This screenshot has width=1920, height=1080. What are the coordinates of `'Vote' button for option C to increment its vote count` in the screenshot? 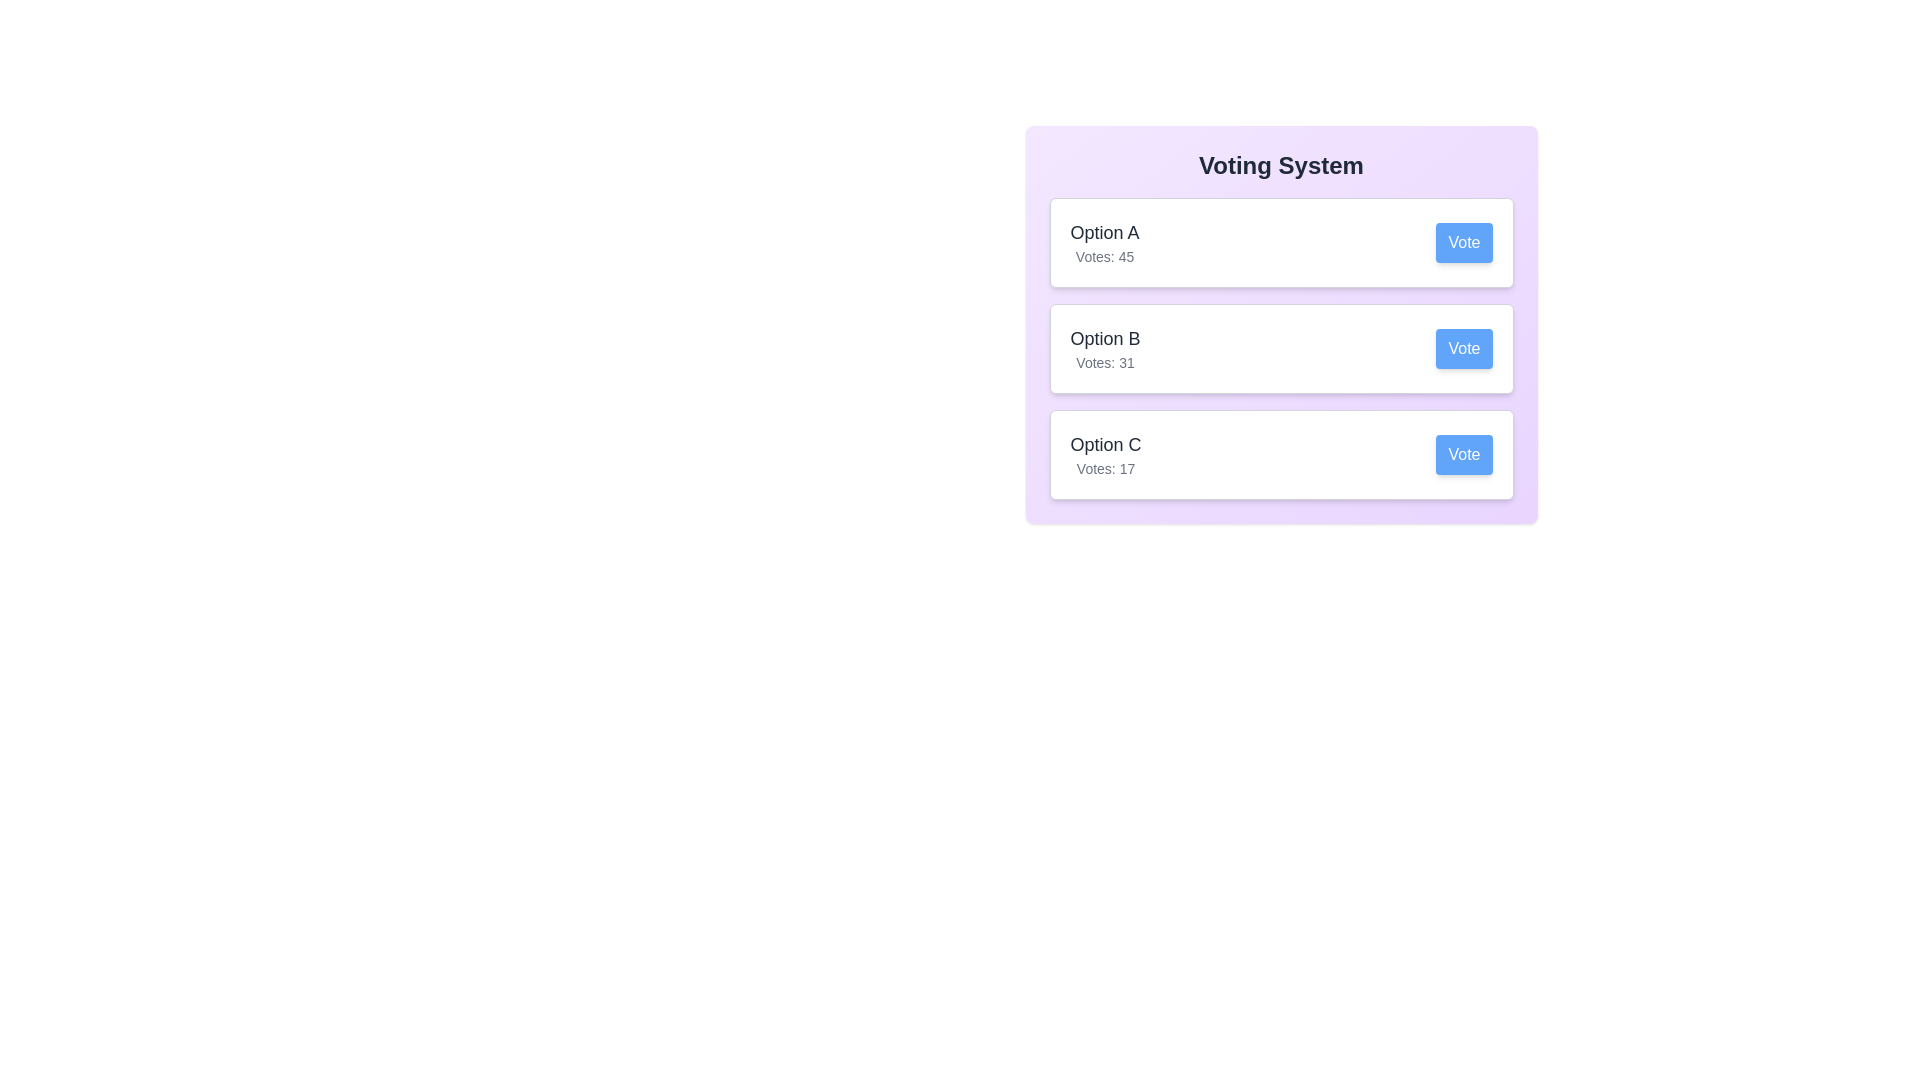 It's located at (1464, 455).